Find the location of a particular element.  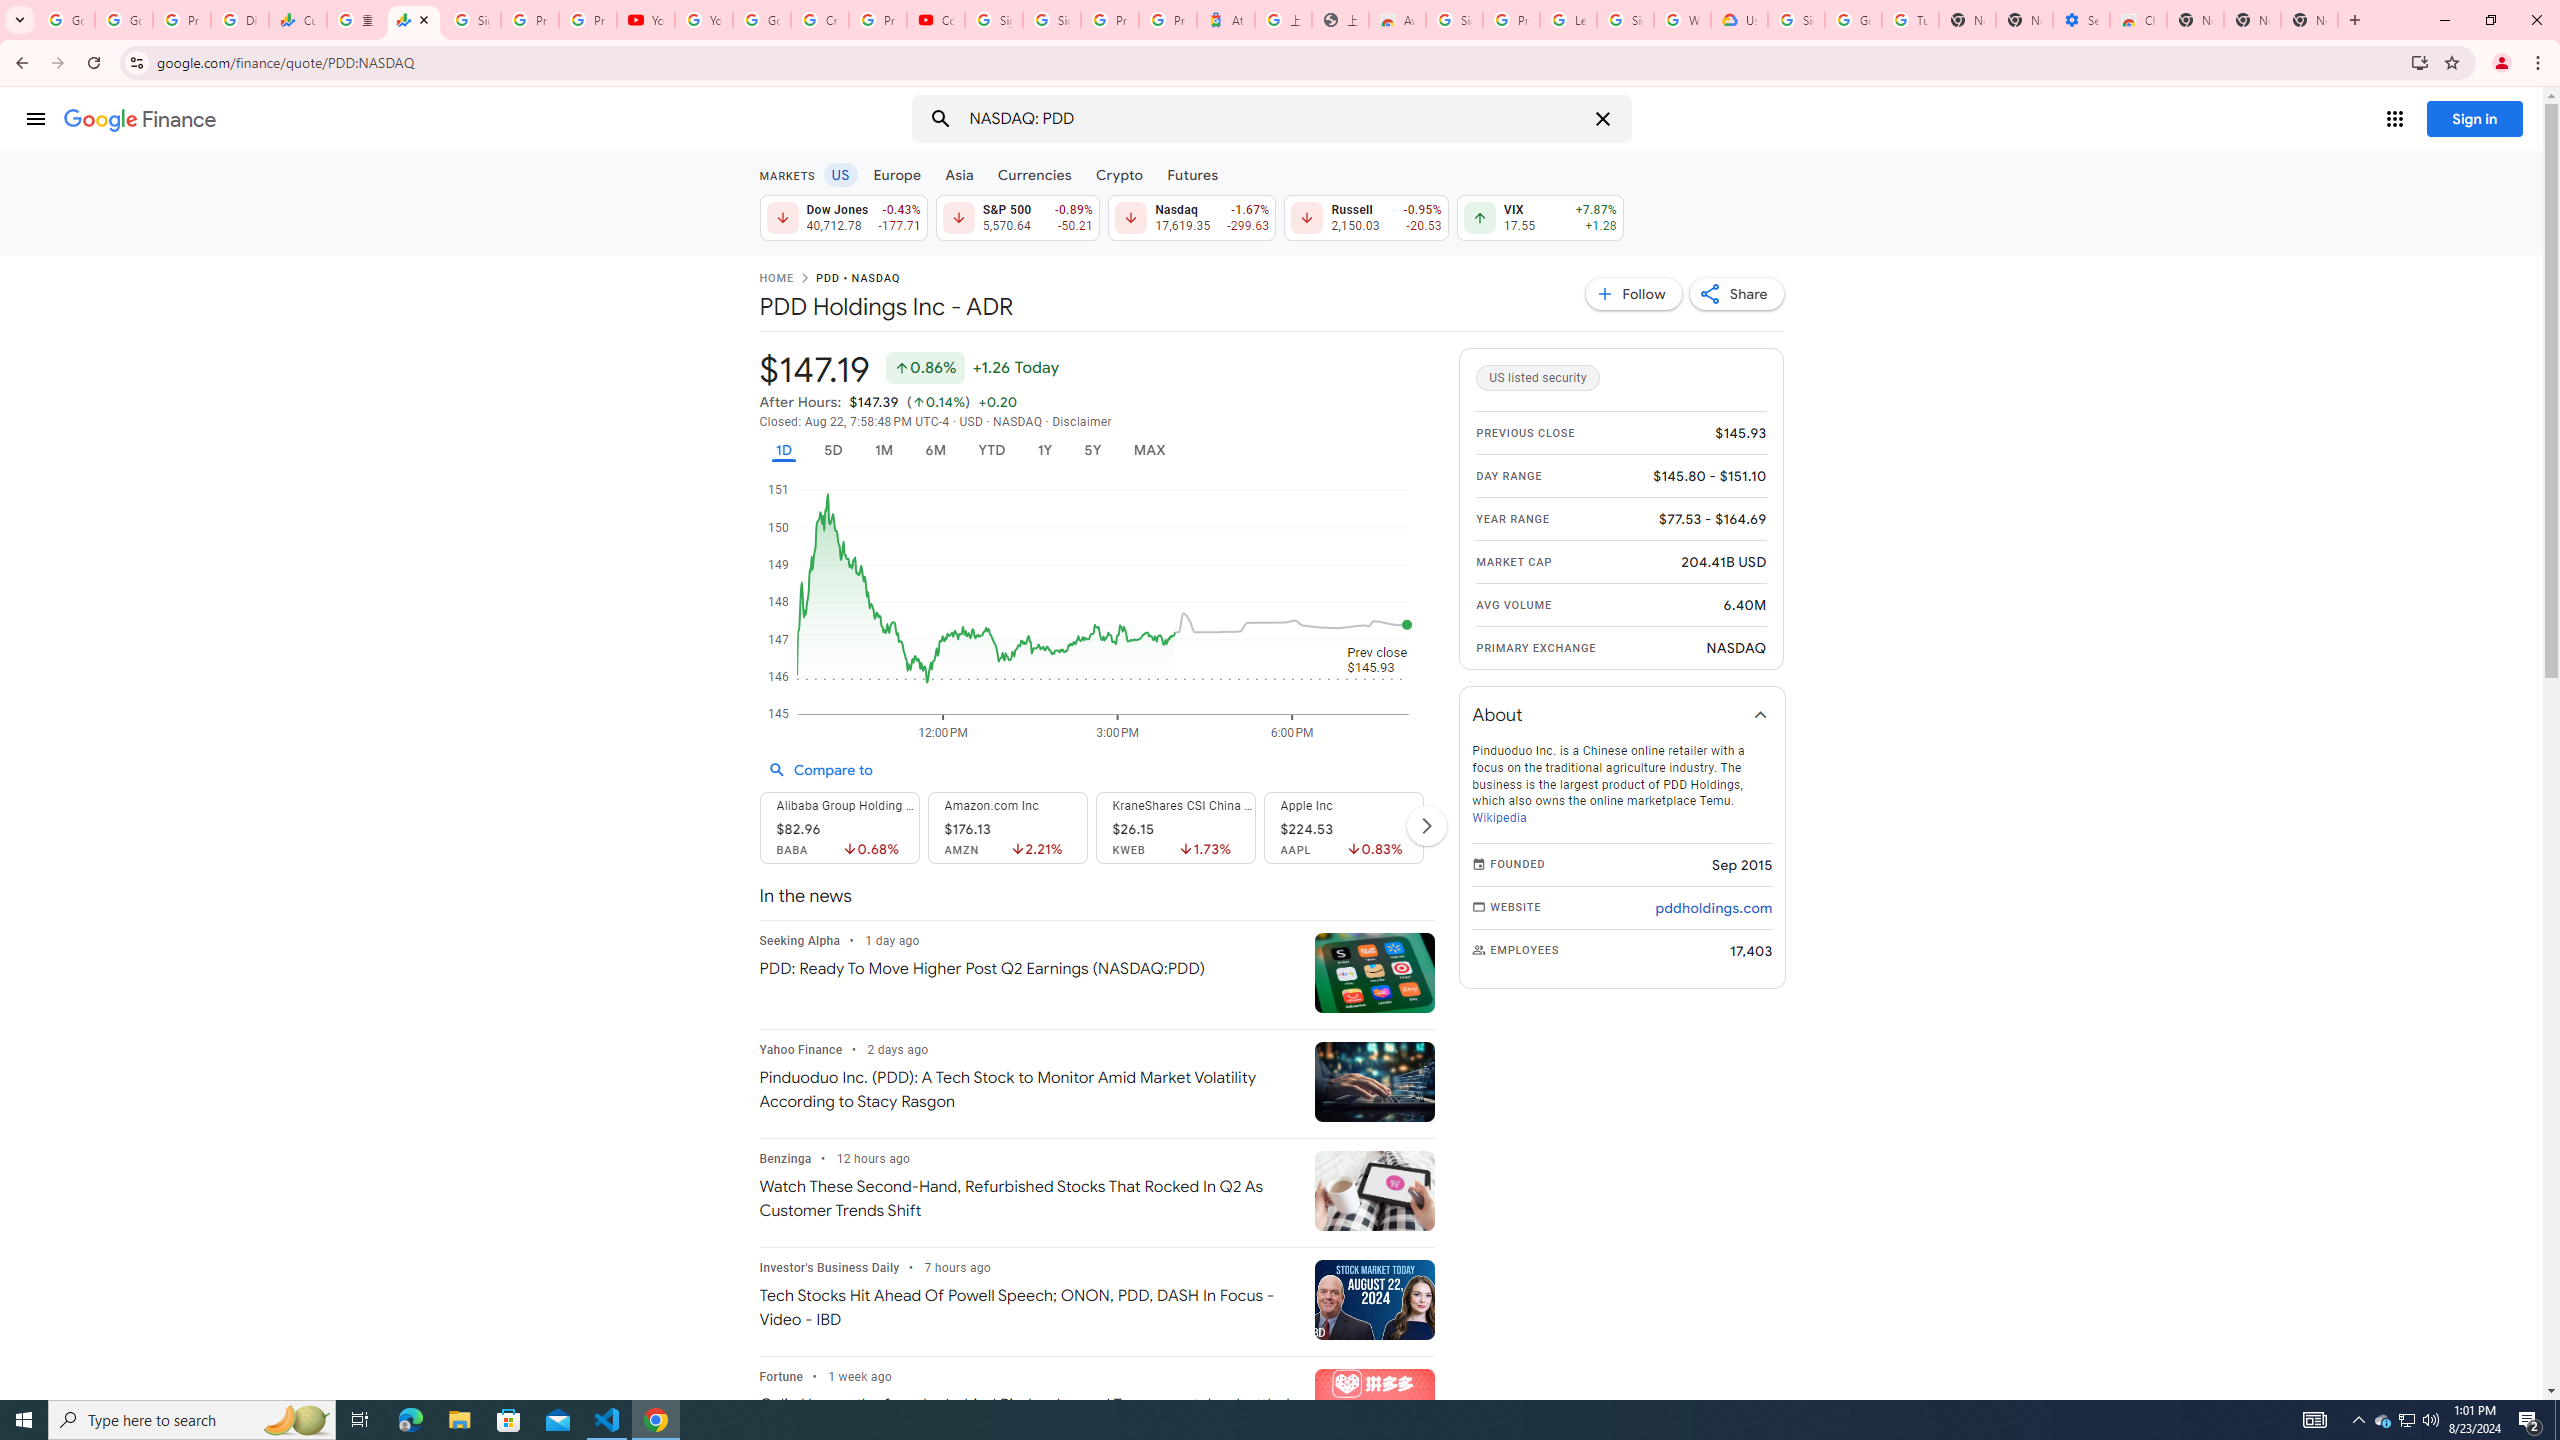

'6M' is located at coordinates (934, 449).